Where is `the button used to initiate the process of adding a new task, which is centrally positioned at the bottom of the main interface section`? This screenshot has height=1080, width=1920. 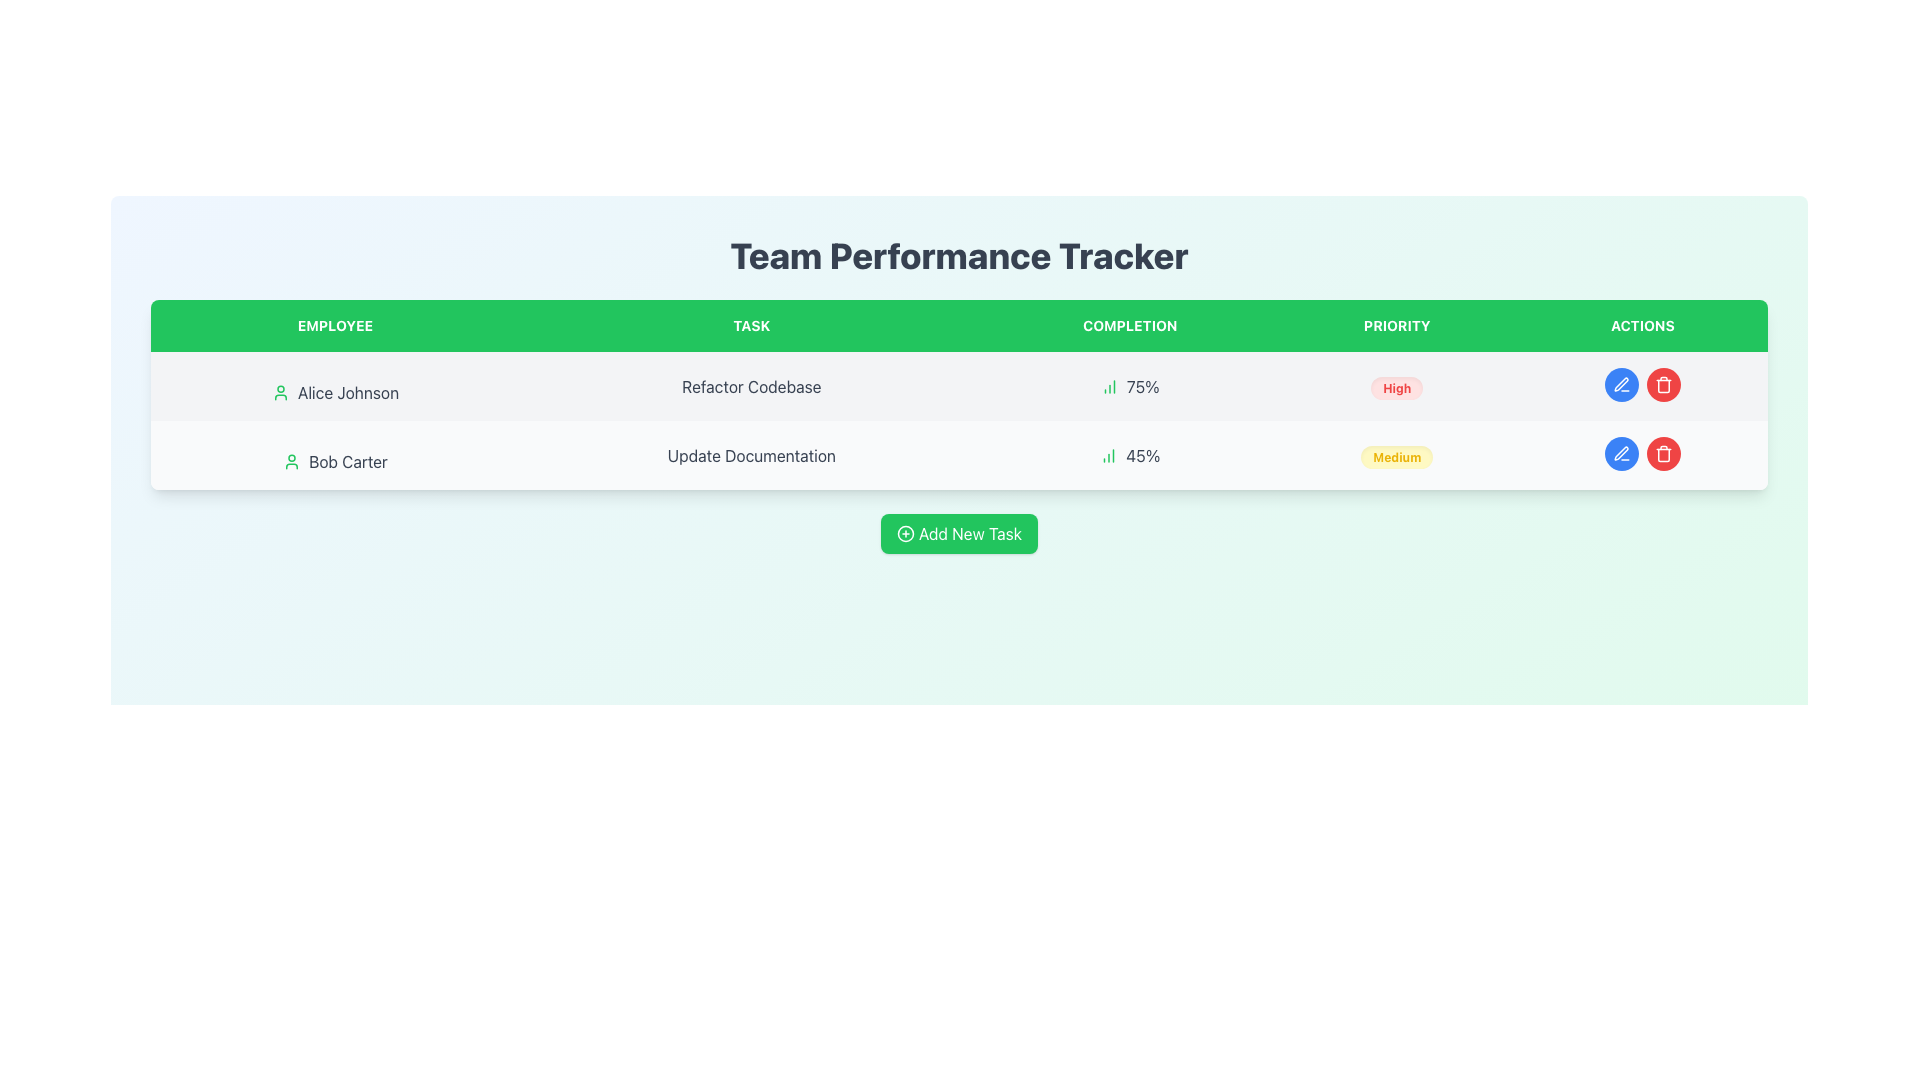
the button used to initiate the process of adding a new task, which is centrally positioned at the bottom of the main interface section is located at coordinates (958, 532).